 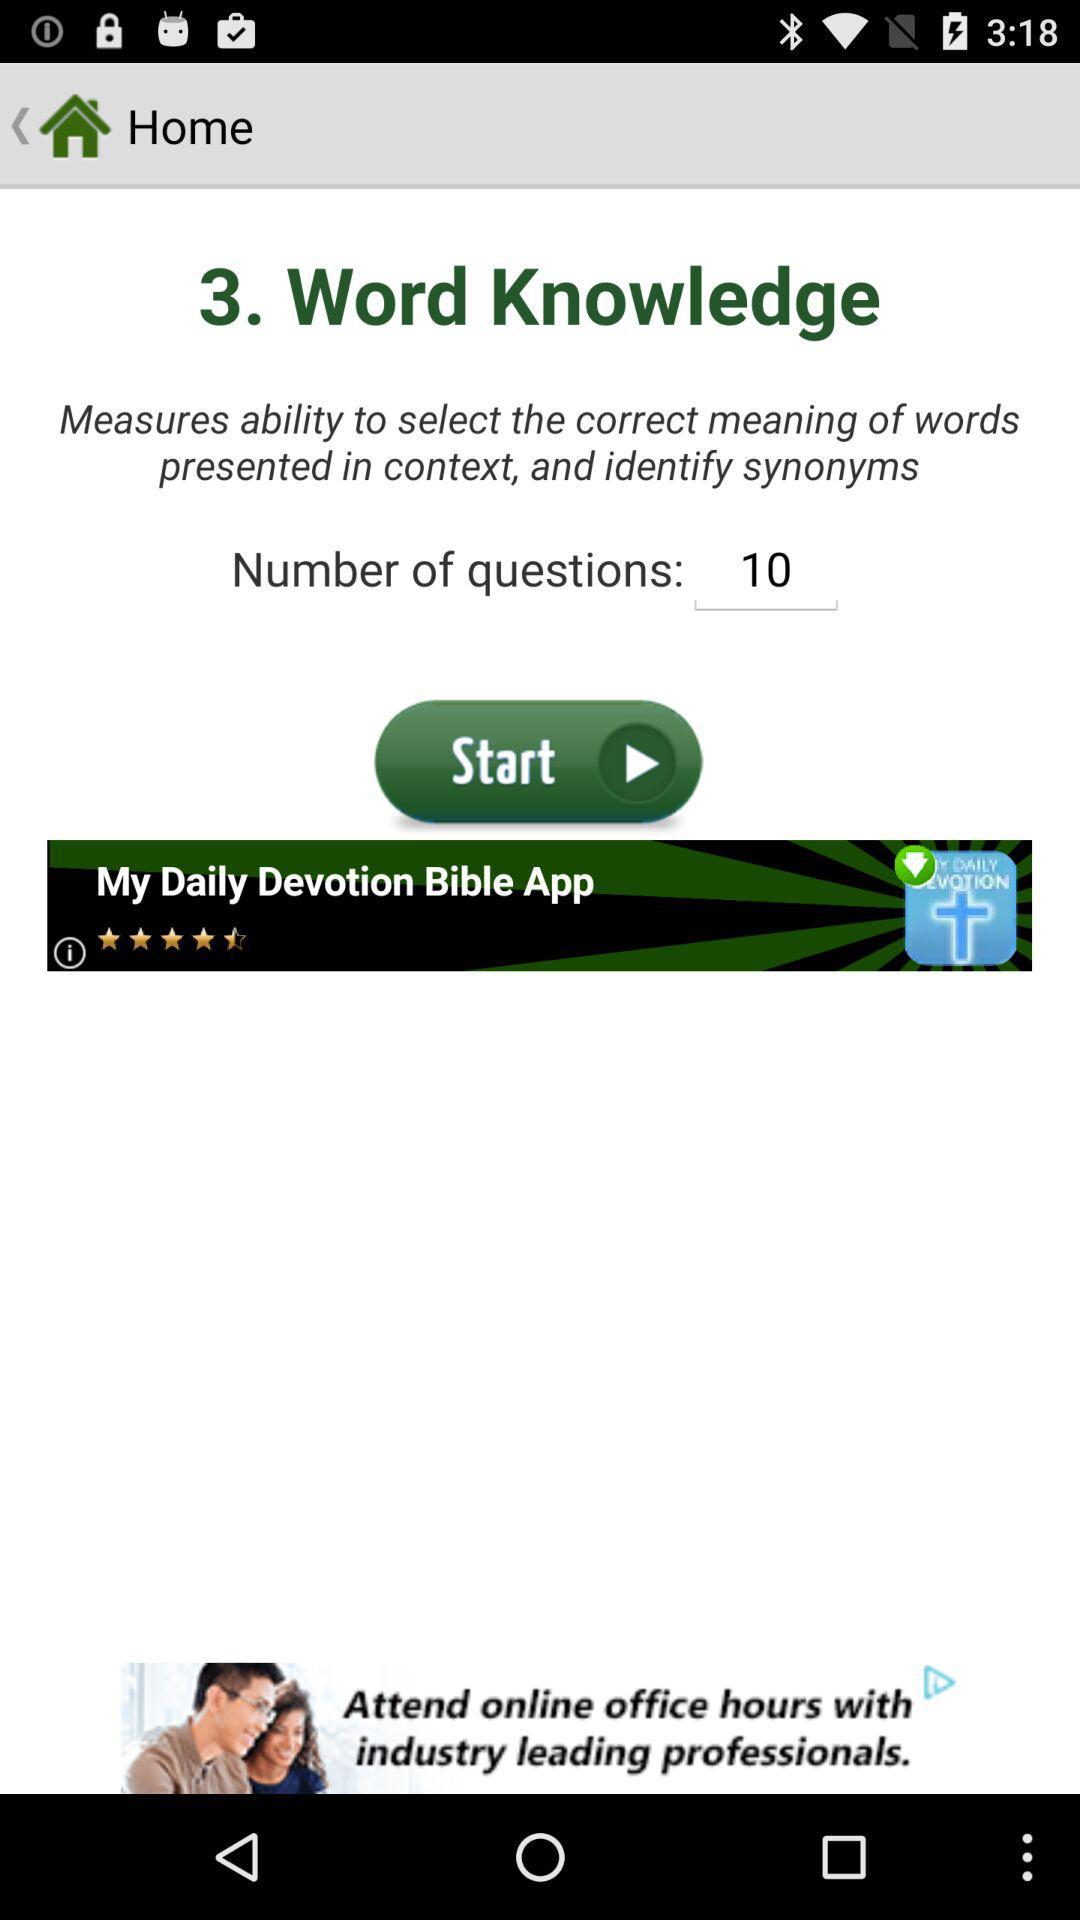 I want to click on advertisement, so click(x=538, y=904).